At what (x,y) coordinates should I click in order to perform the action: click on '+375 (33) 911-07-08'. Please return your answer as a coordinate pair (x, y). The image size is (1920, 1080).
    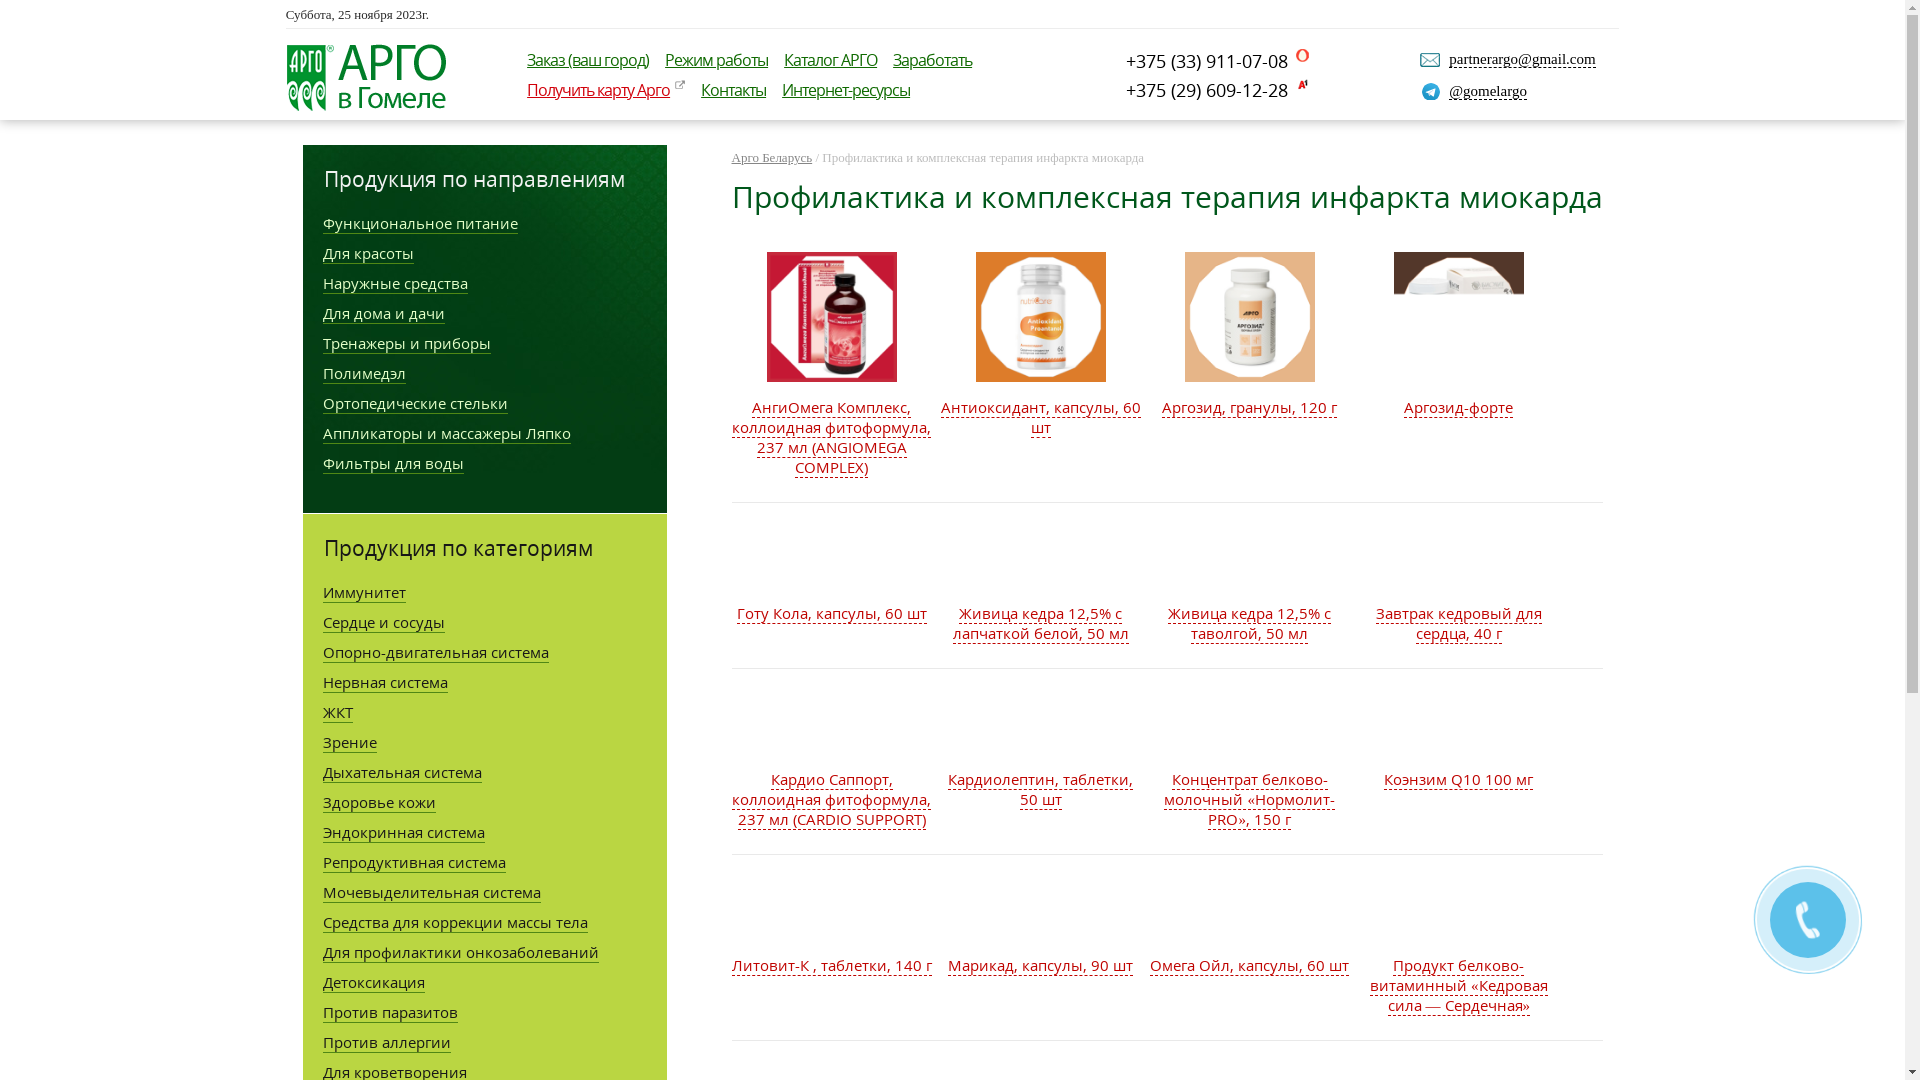
    Looking at the image, I should click on (1126, 60).